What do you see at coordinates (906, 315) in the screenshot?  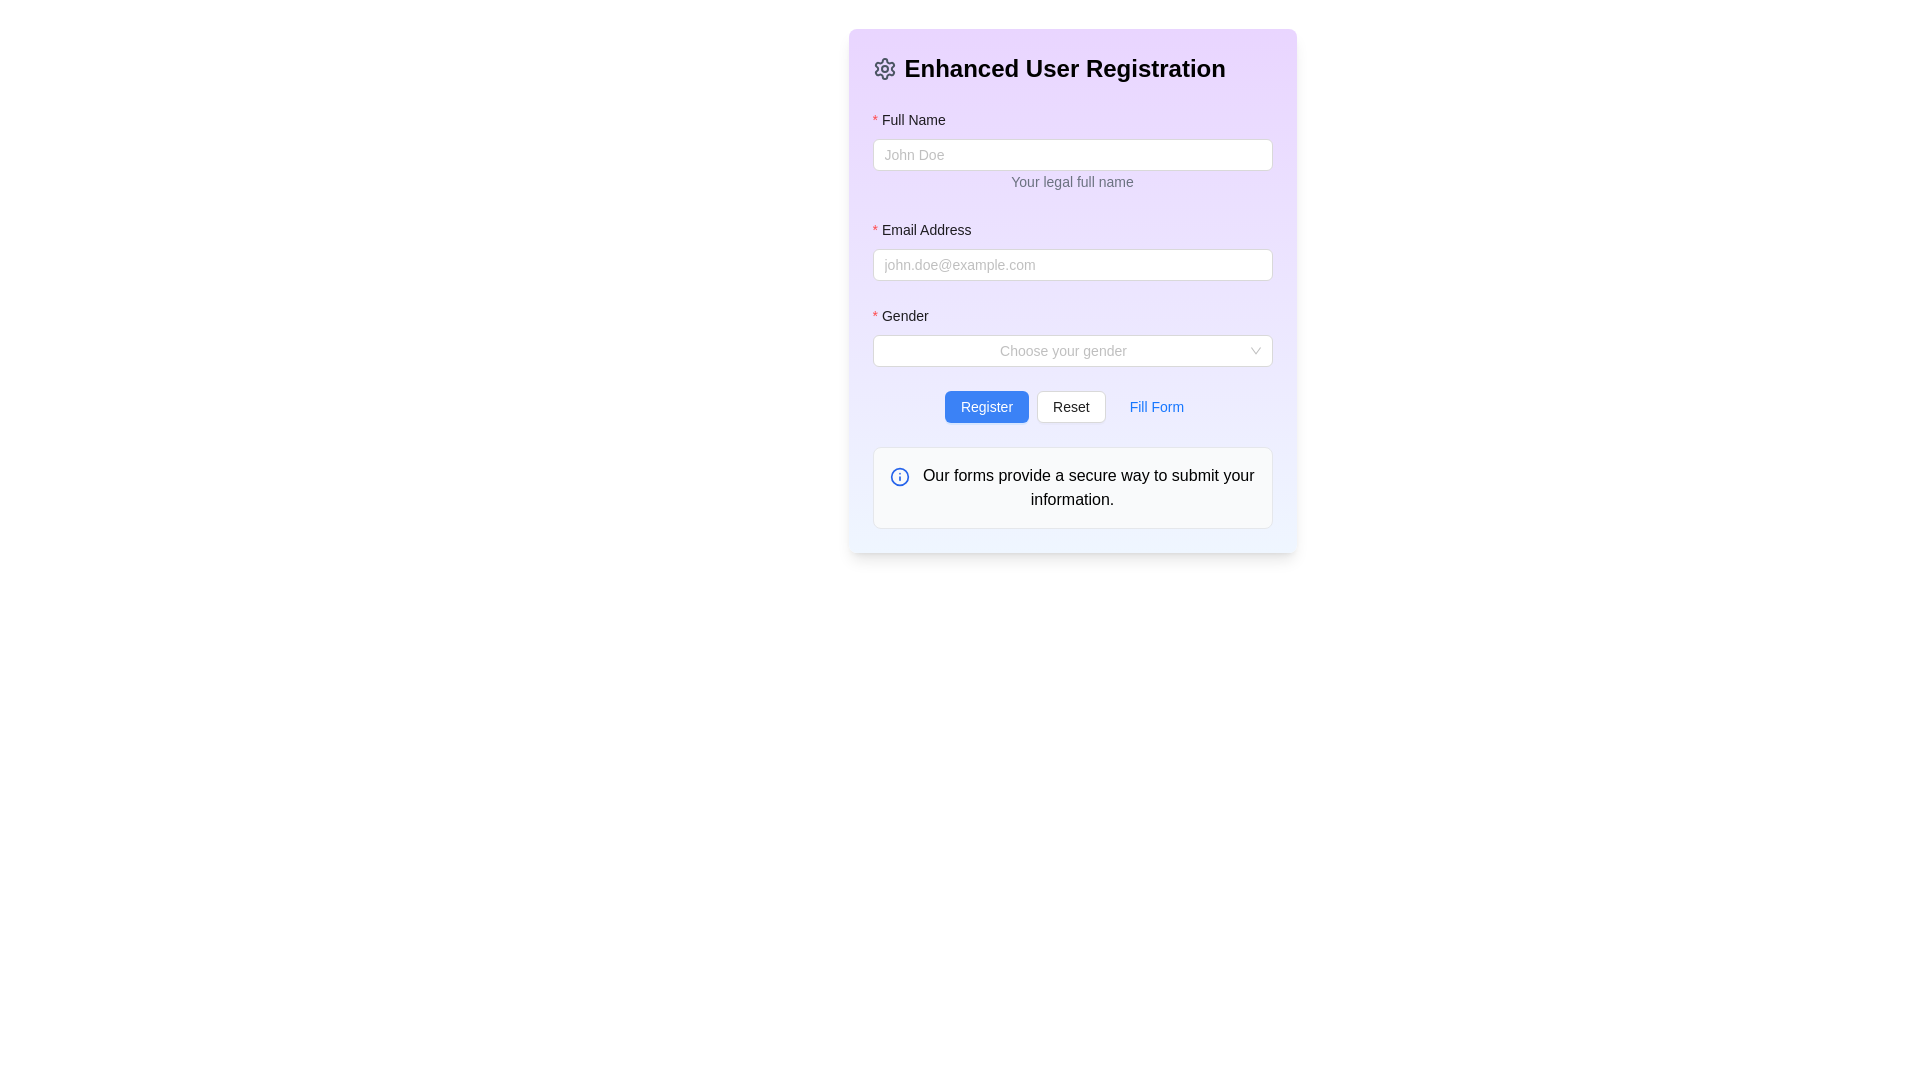 I see `the 'Gender' label with a red asterisk indicating it is a required field, located above the 'Choose your gender' dropdown in the 'Enhanced User Registration' form` at bounding box center [906, 315].